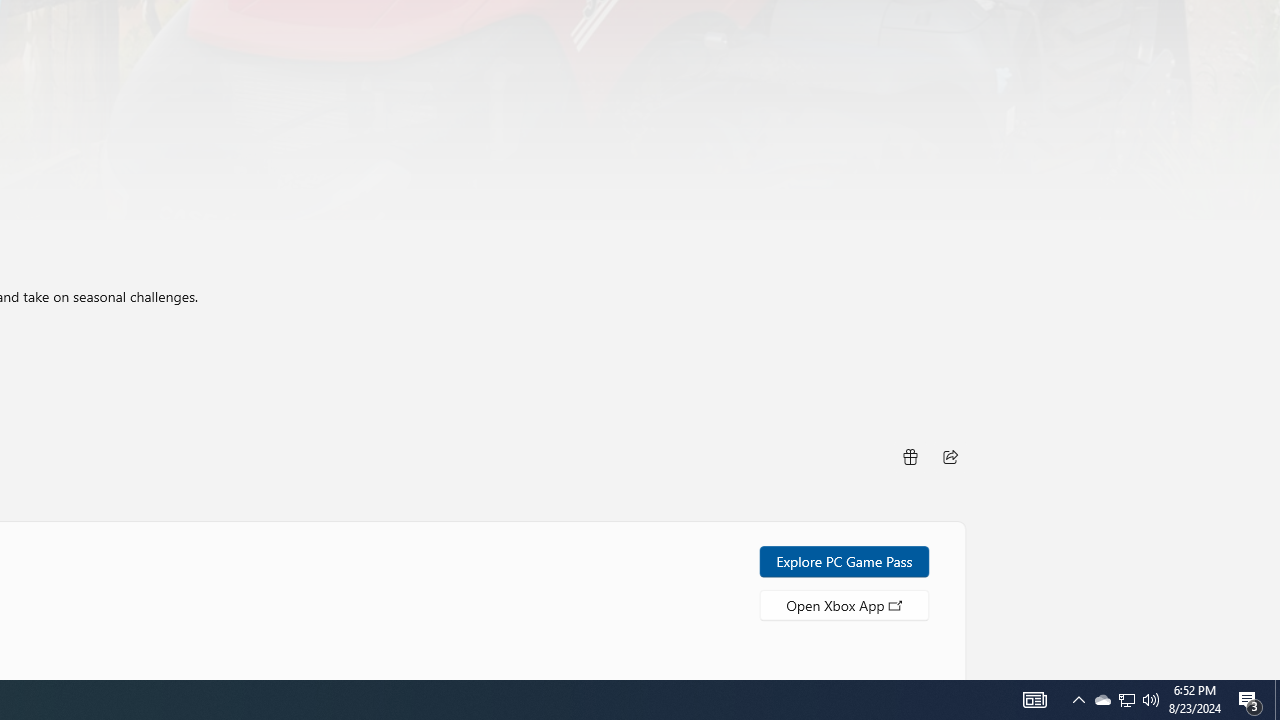 The height and width of the screenshot is (720, 1280). What do you see at coordinates (949, 456) in the screenshot?
I see `'Share'` at bounding box center [949, 456].